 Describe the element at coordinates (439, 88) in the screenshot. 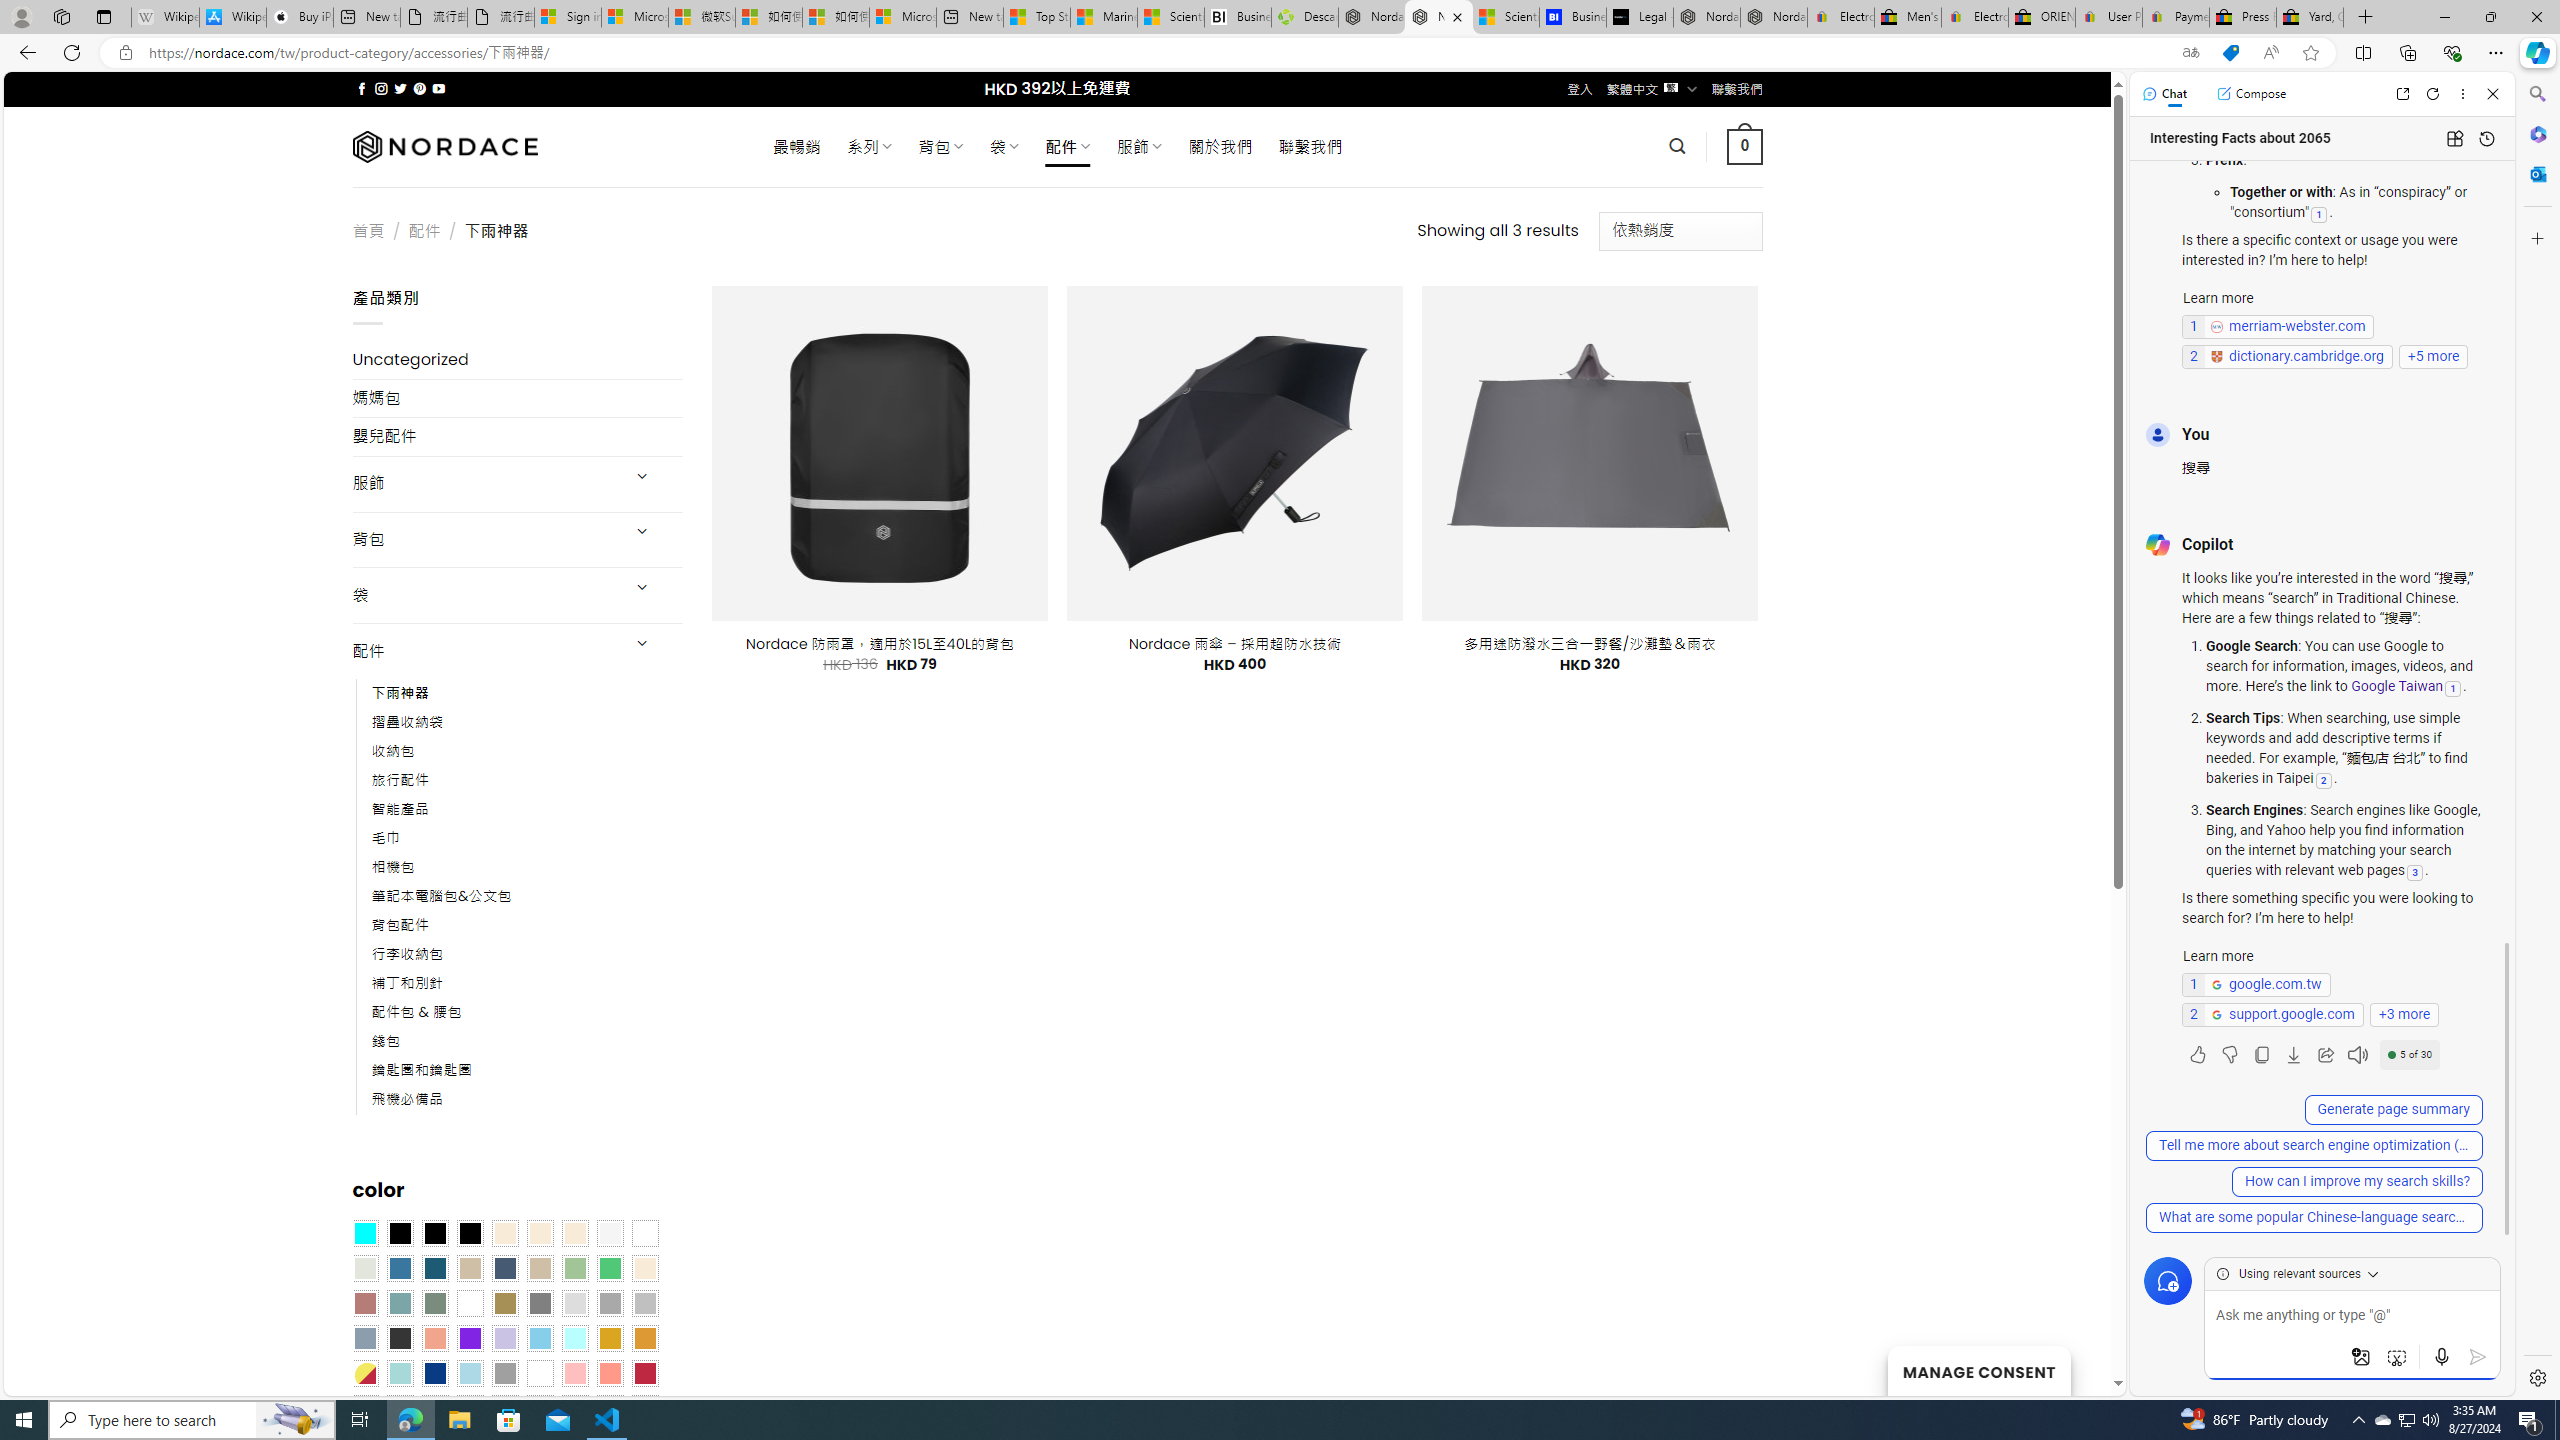

I see `'Follow on YouTube'` at that location.